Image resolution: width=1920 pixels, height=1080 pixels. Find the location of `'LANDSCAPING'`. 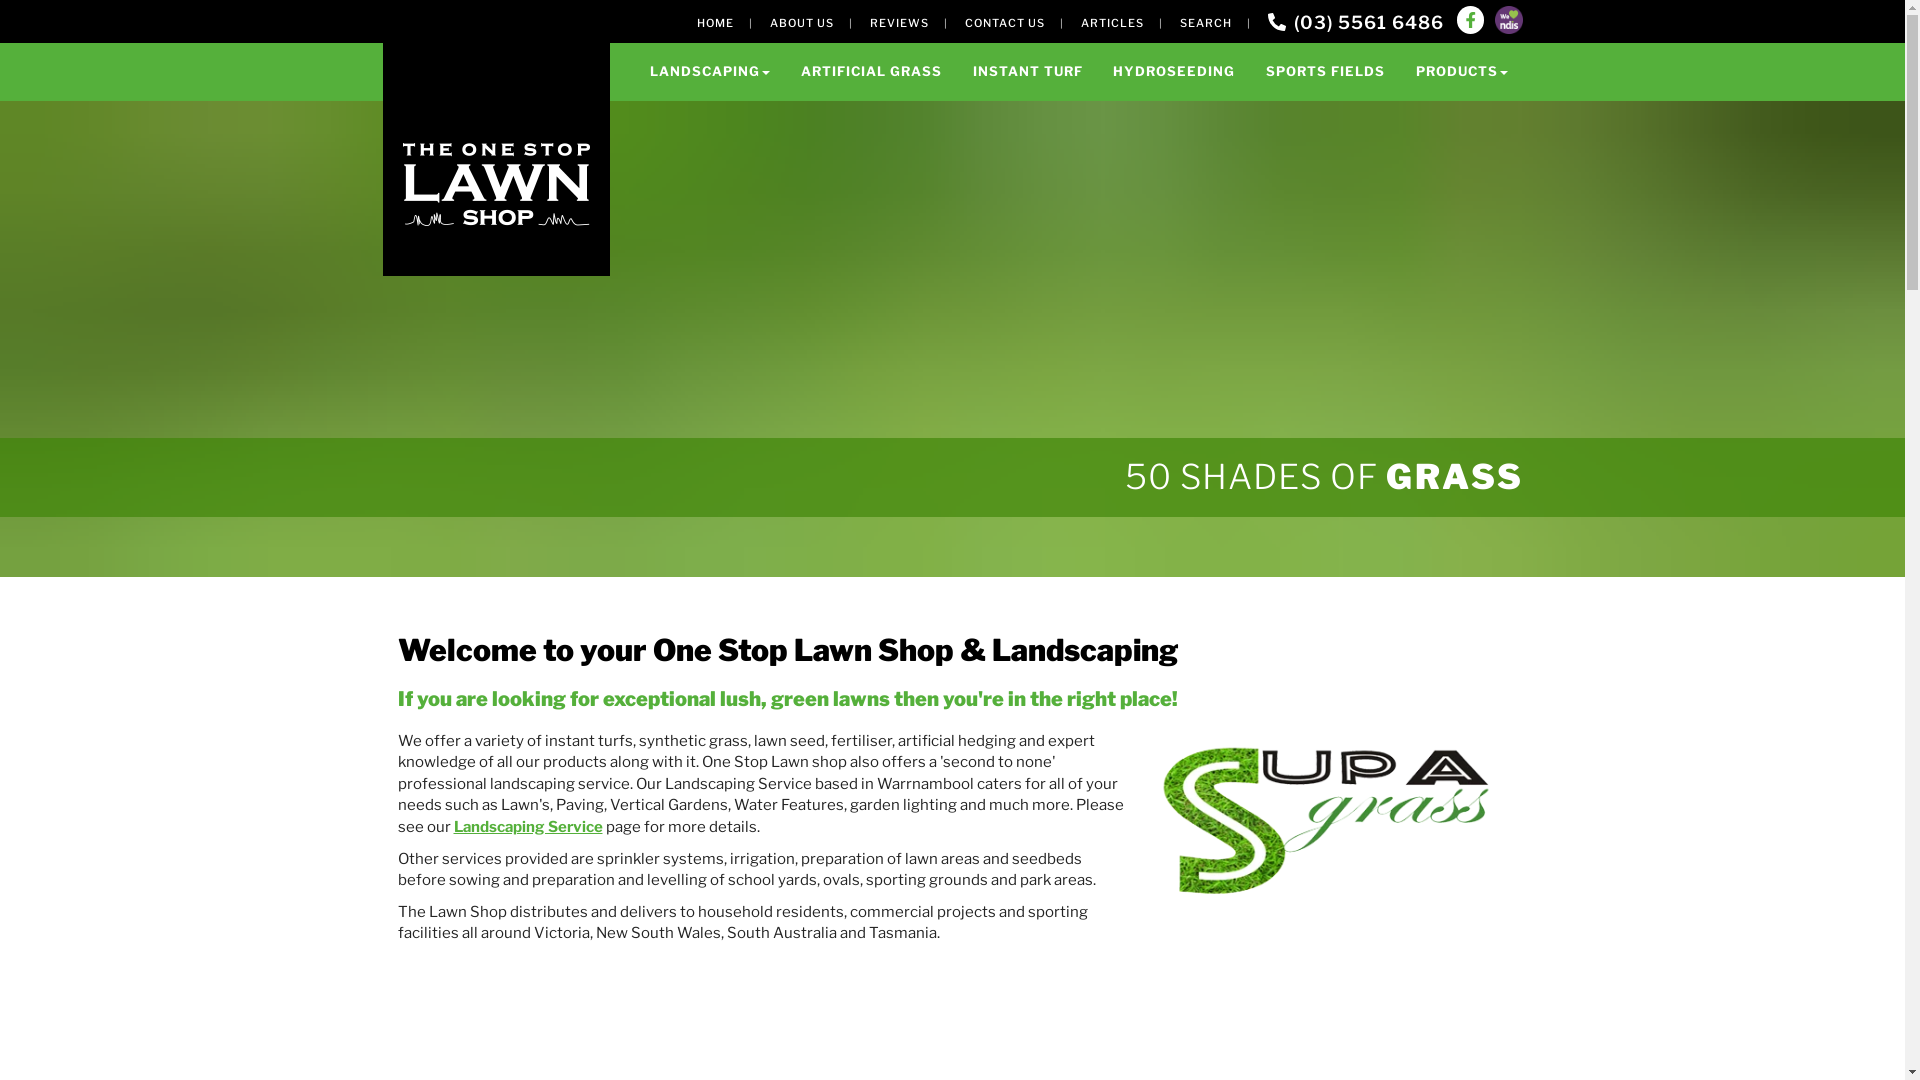

'LANDSCAPING' is located at coordinates (634, 71).